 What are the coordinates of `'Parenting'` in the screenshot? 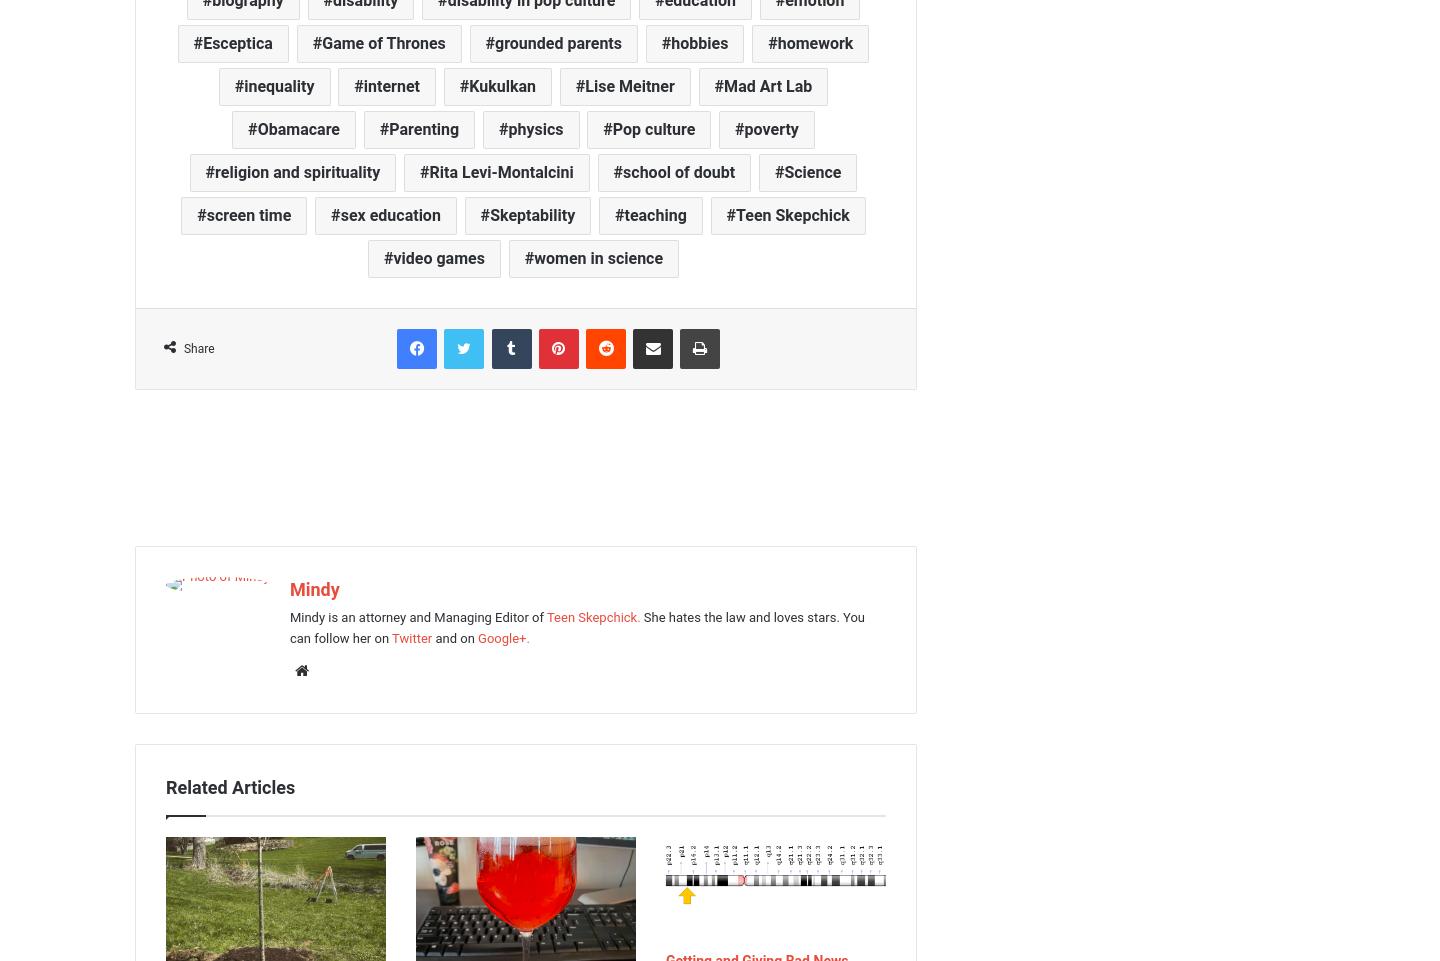 It's located at (423, 127).